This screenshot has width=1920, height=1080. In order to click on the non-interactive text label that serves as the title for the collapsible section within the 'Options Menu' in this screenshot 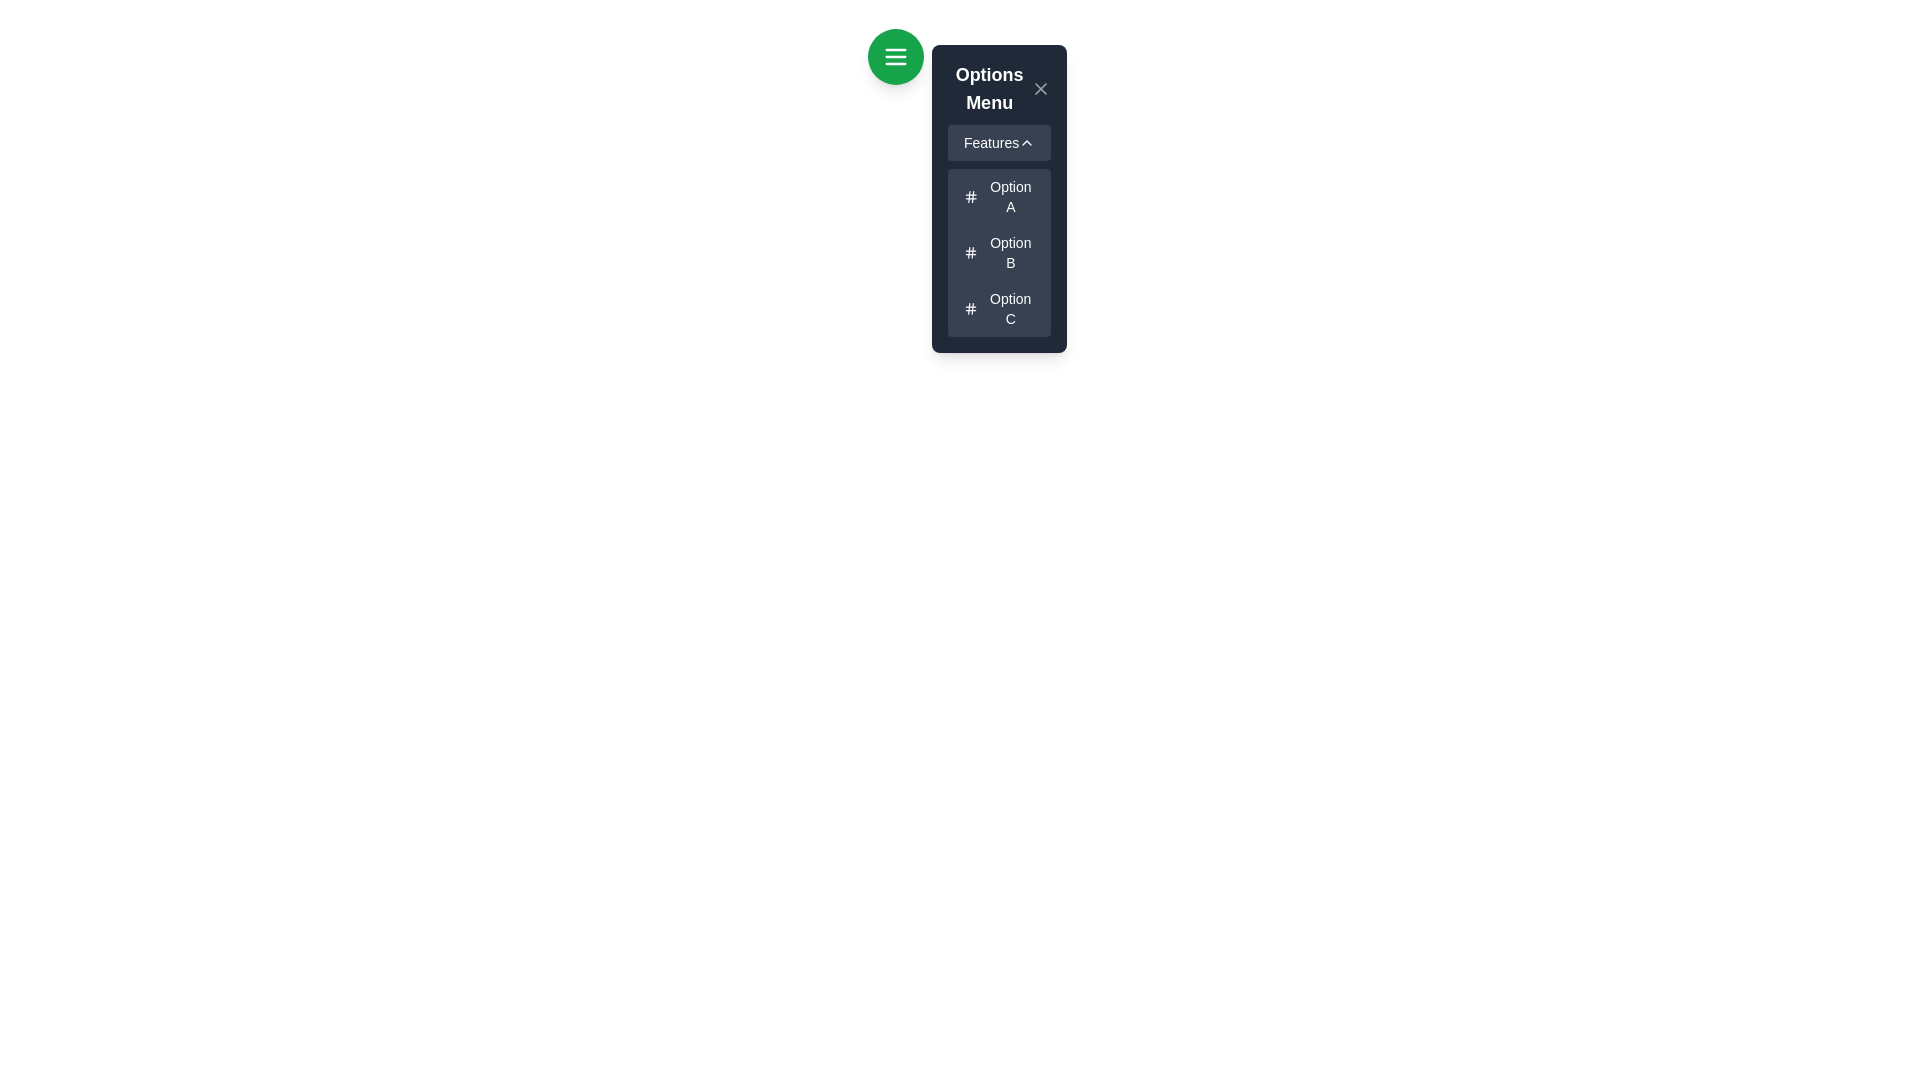, I will do `click(991, 141)`.